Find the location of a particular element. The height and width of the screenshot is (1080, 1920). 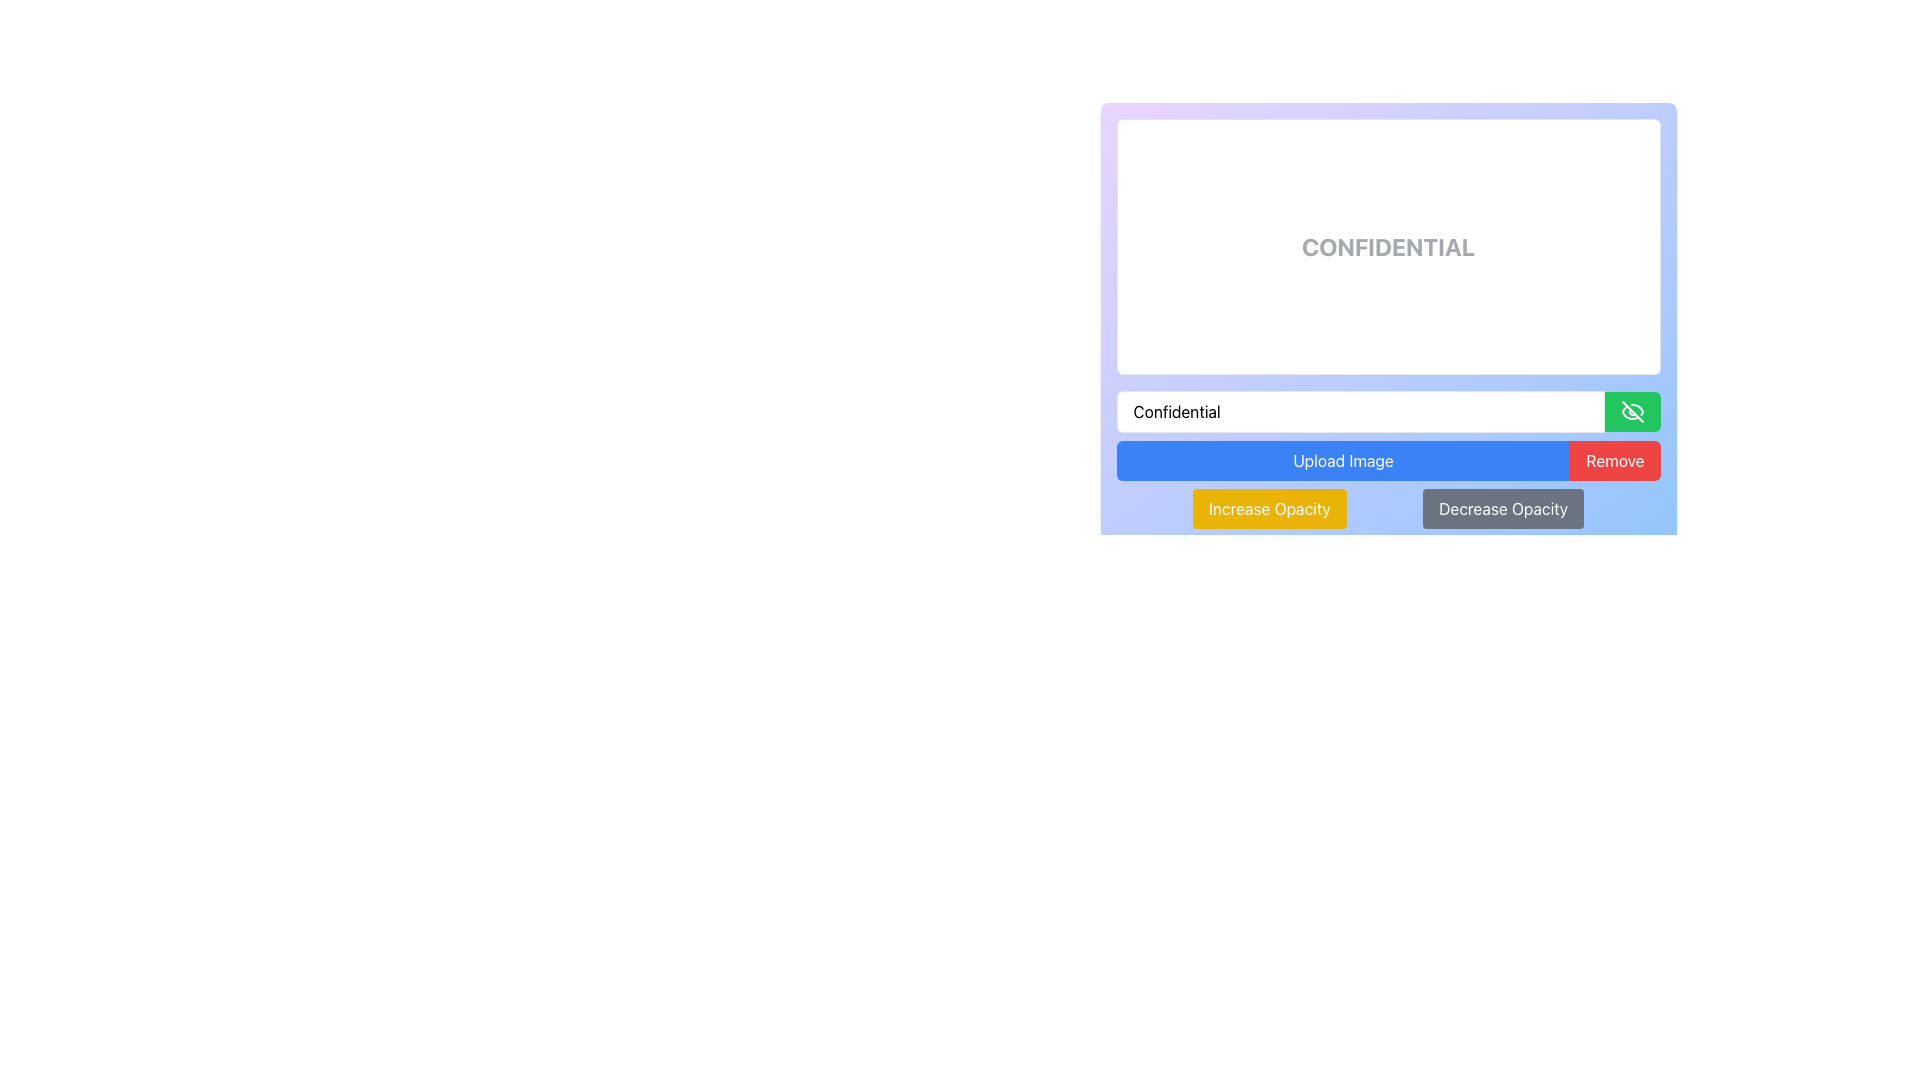

the 'Increase Opacity' button, which has a yellow background, rounded borders, and displays the text in white font is located at coordinates (1268, 508).